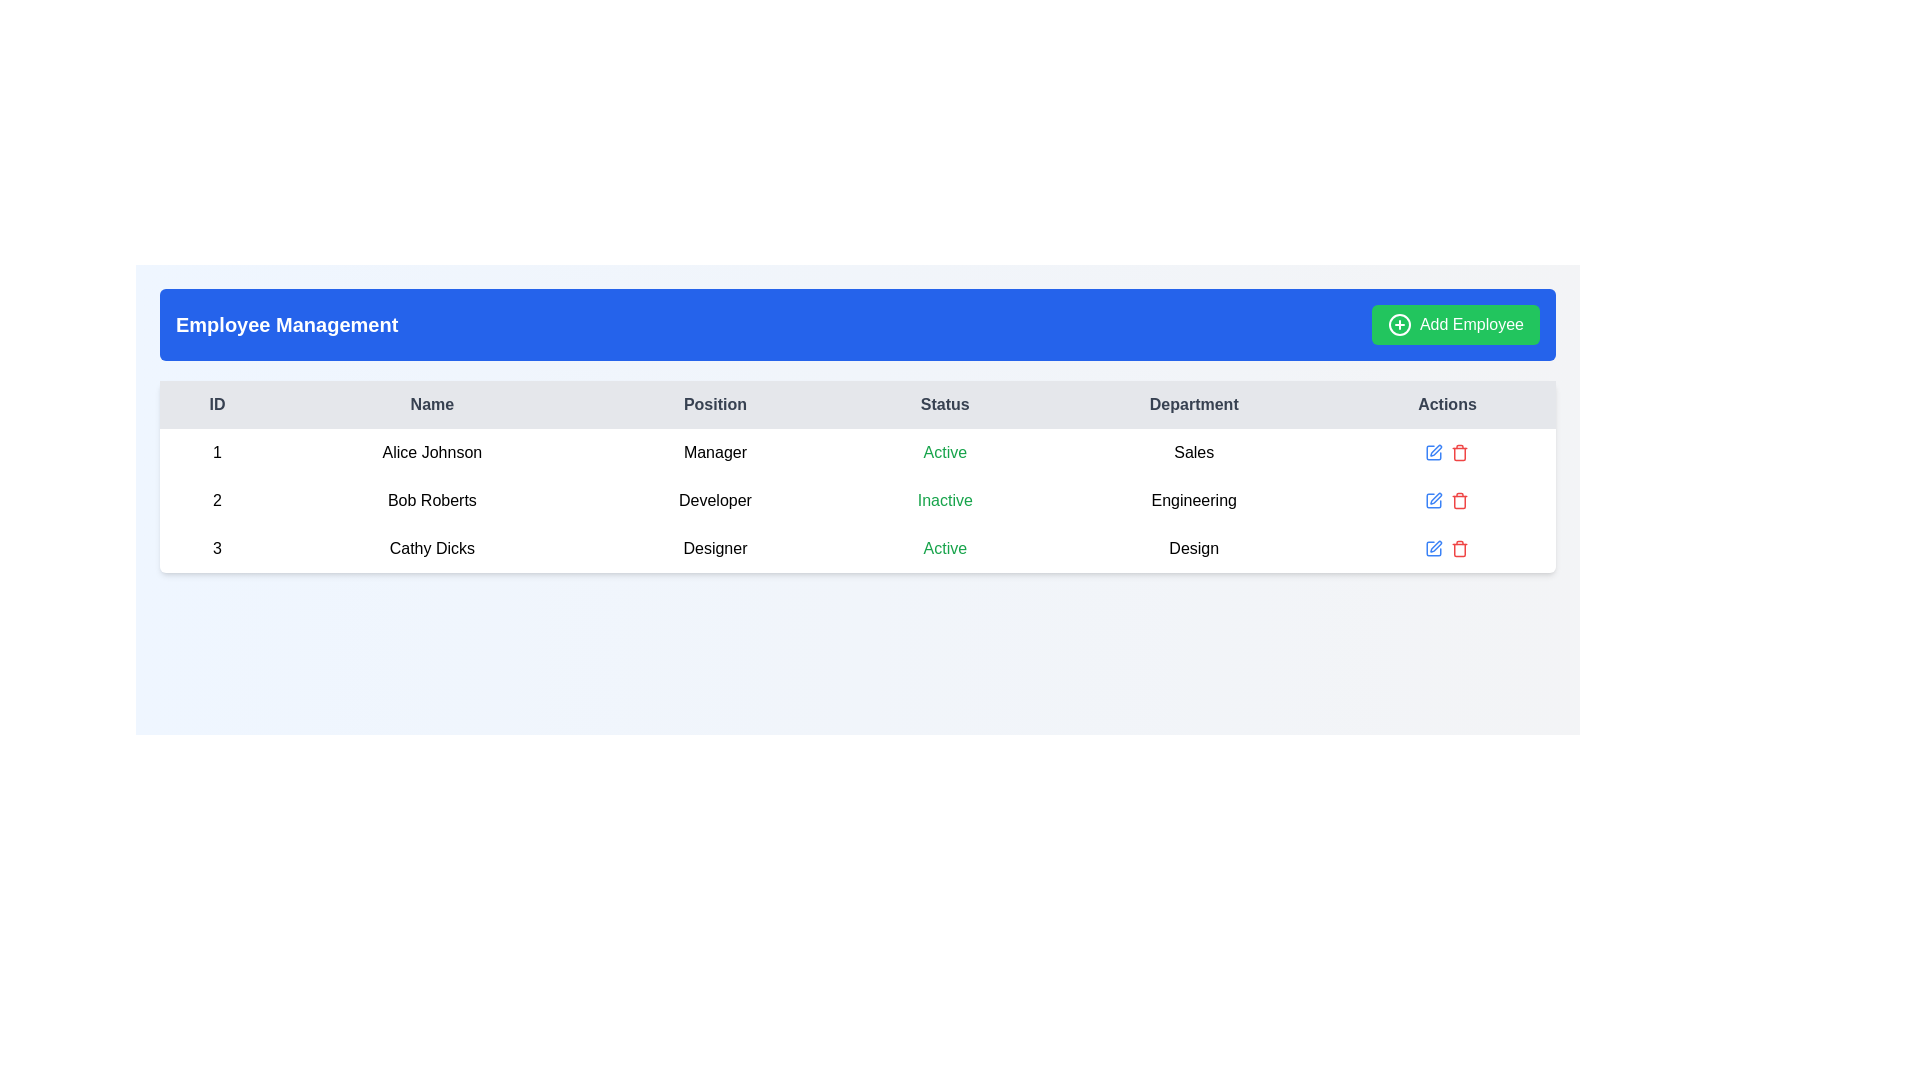  Describe the element at coordinates (1447, 452) in the screenshot. I see `the action icons (edit and delete) in the 'Actions' column of the first row corresponding to Alice Johnson` at that location.